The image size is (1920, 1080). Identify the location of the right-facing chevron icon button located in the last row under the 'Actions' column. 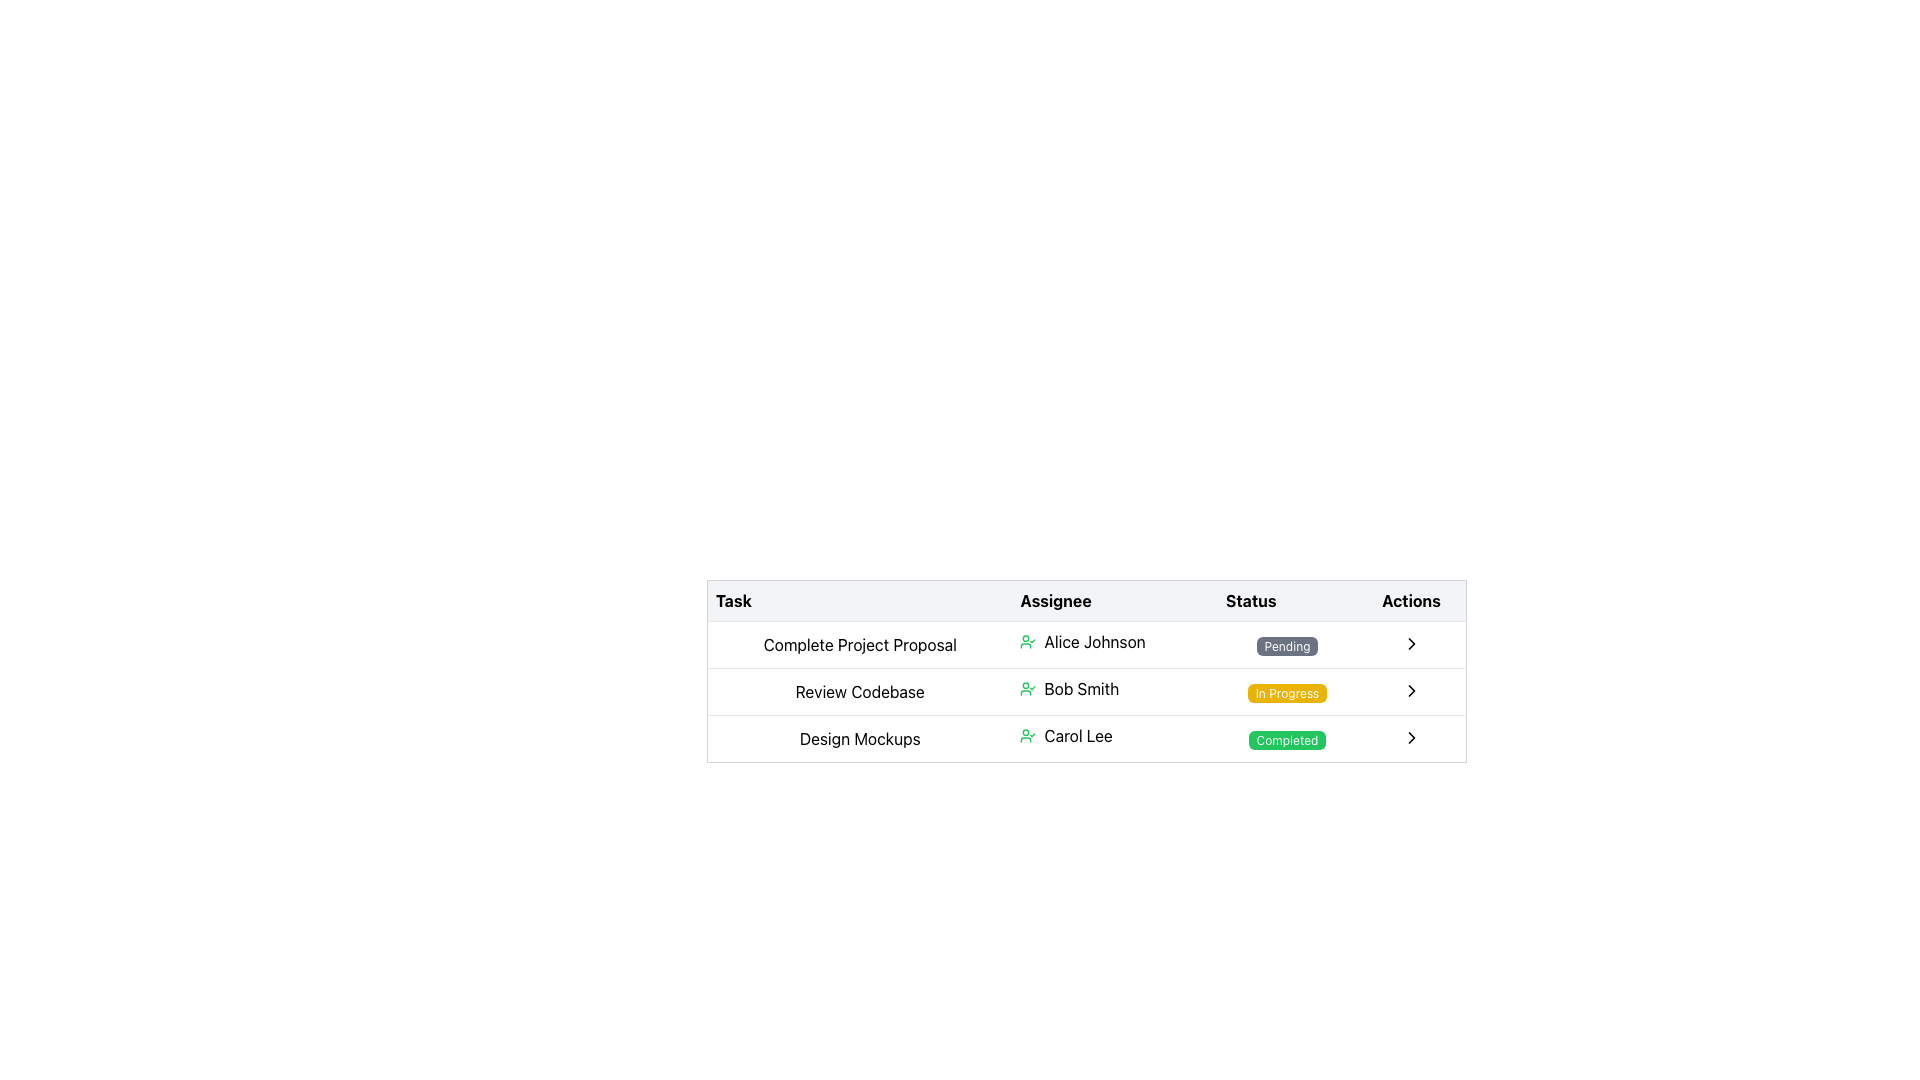
(1410, 737).